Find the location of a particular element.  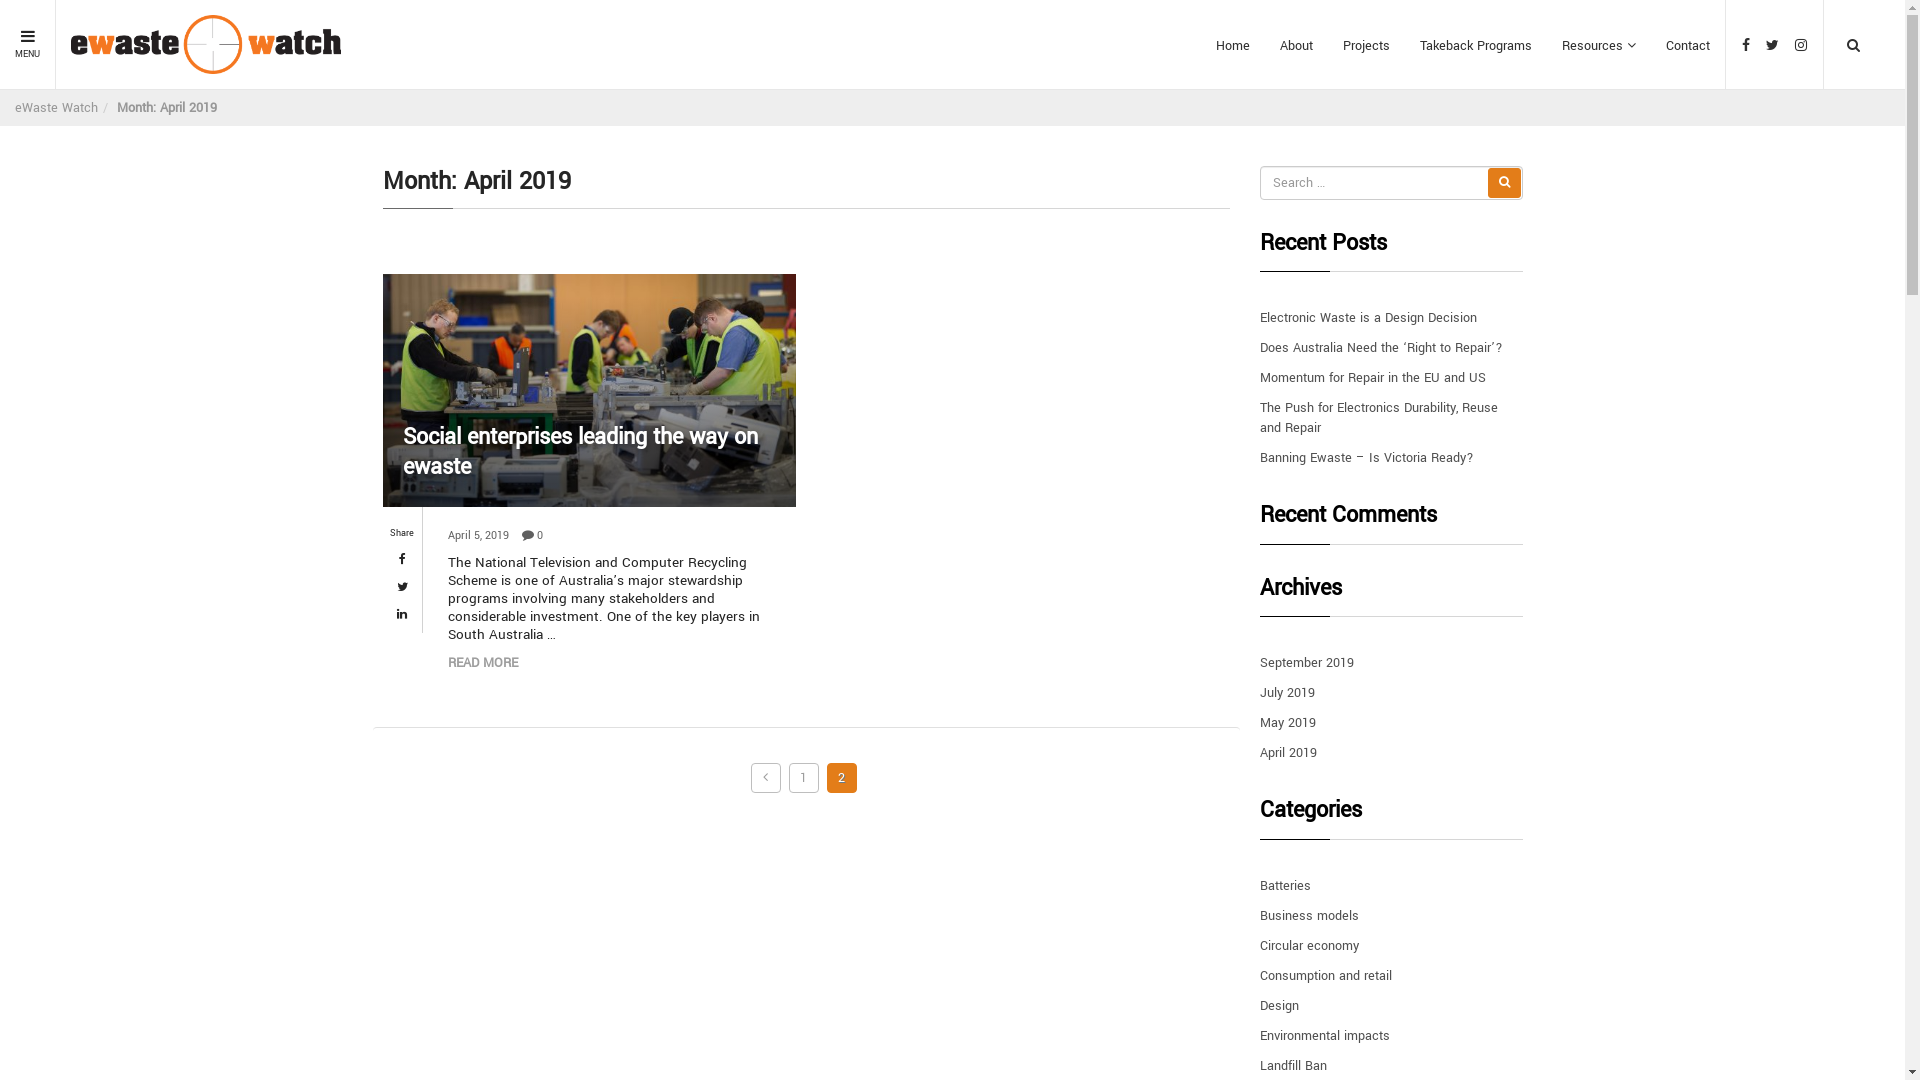

'May 2019' is located at coordinates (1287, 722).